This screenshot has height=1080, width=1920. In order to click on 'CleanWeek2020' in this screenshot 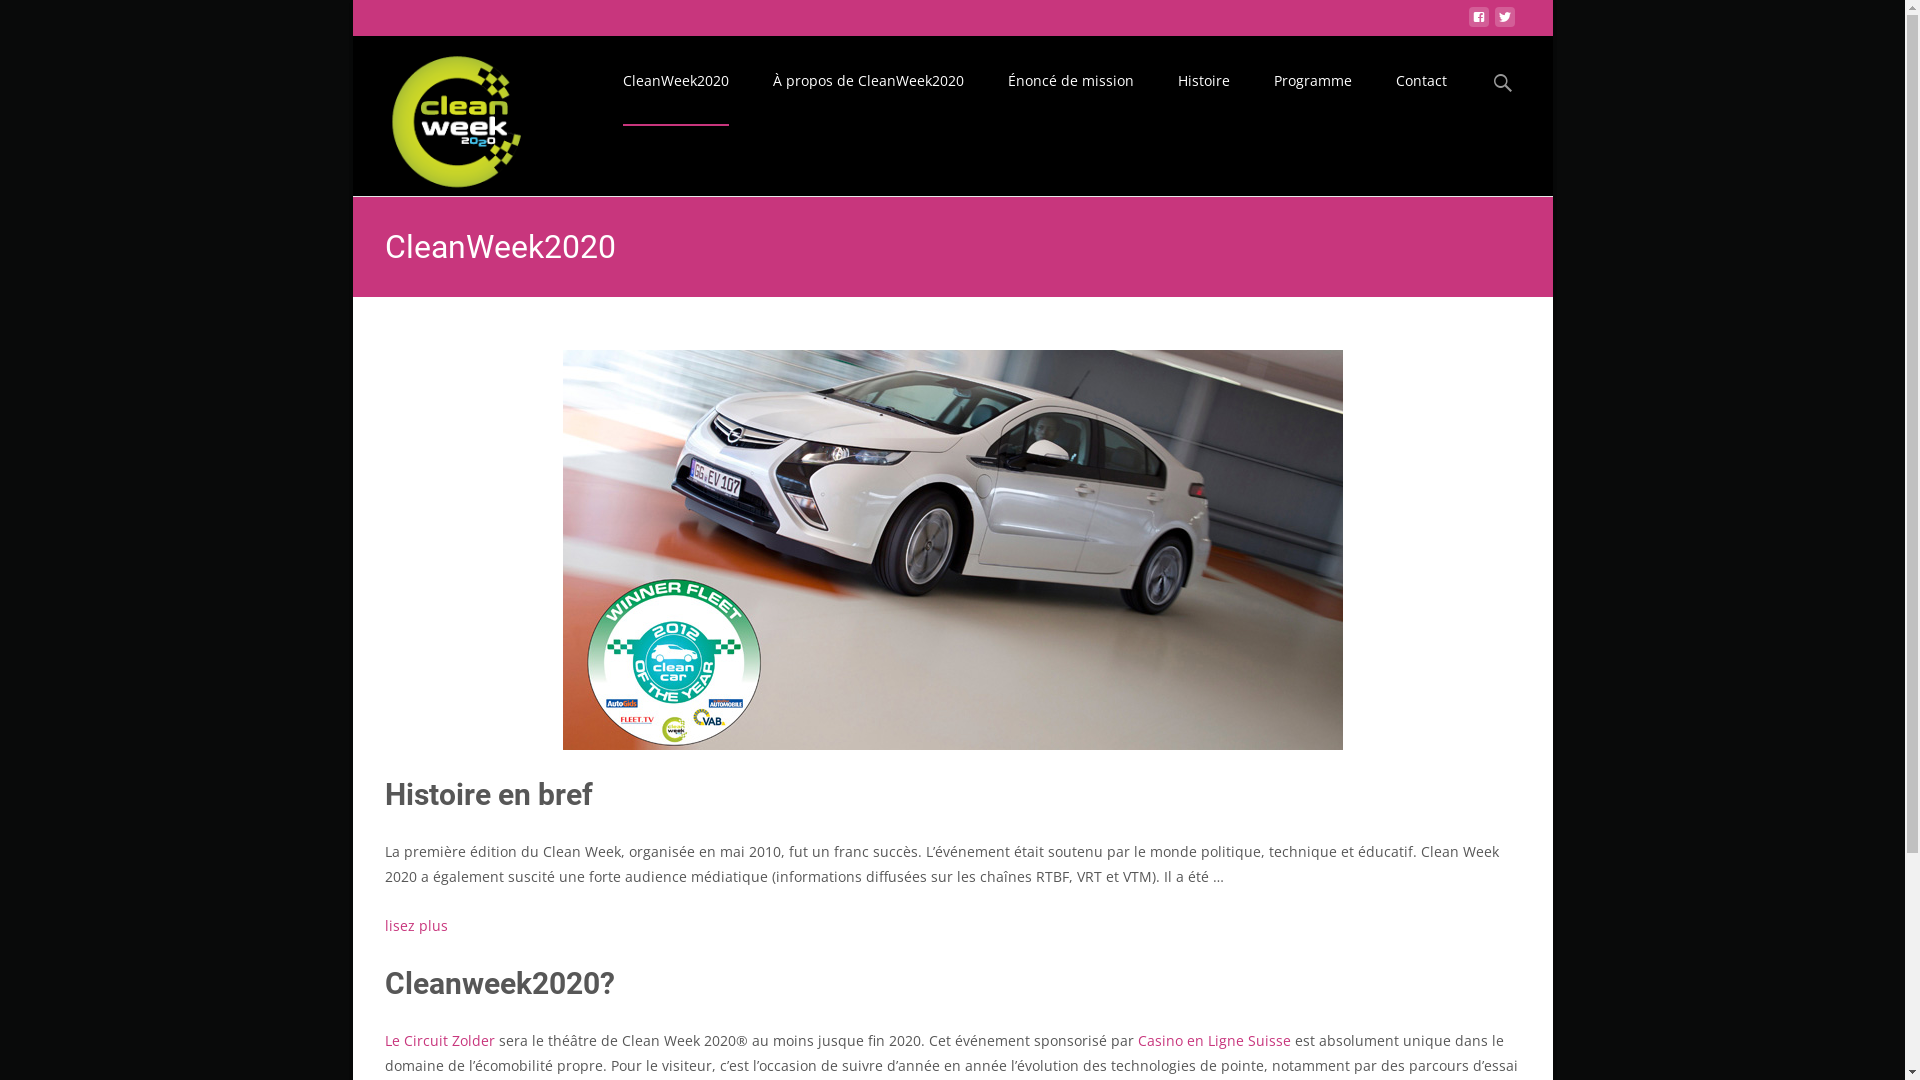, I will do `click(440, 115)`.